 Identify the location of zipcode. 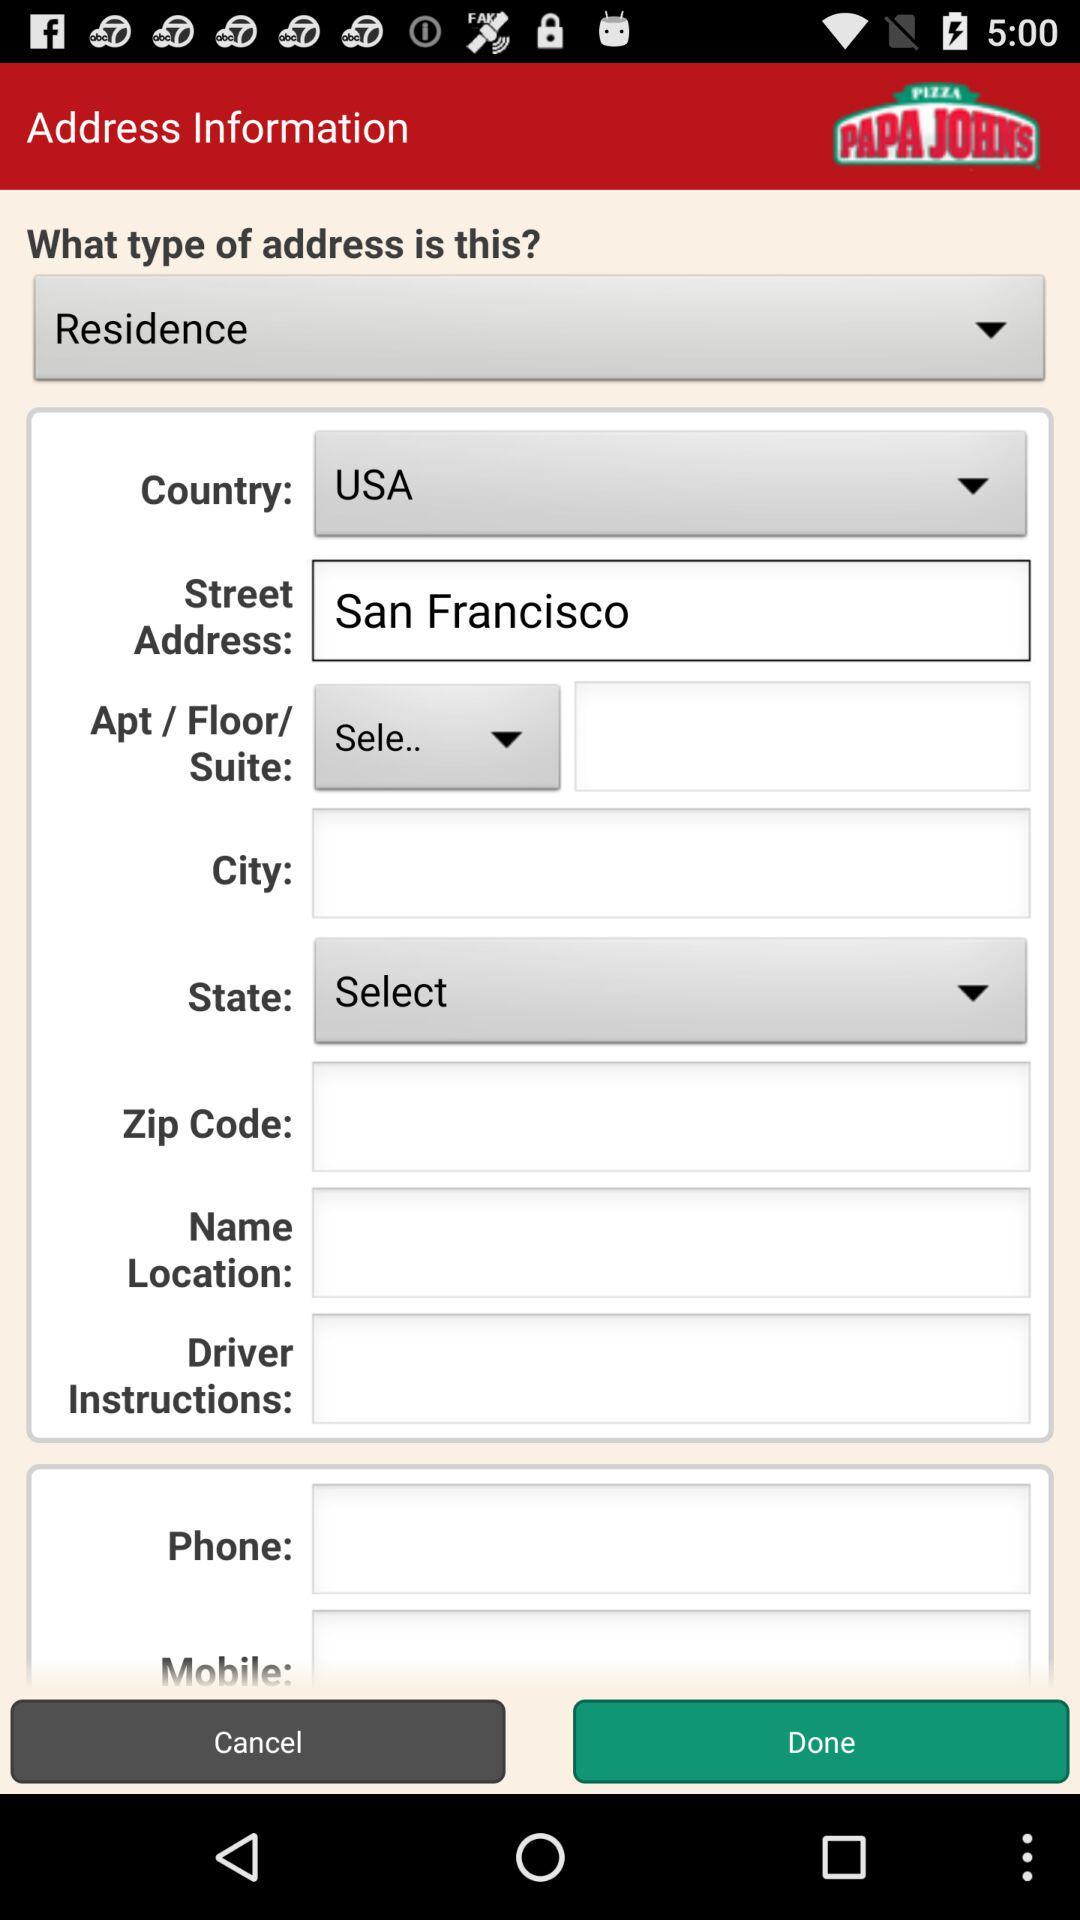
(671, 1122).